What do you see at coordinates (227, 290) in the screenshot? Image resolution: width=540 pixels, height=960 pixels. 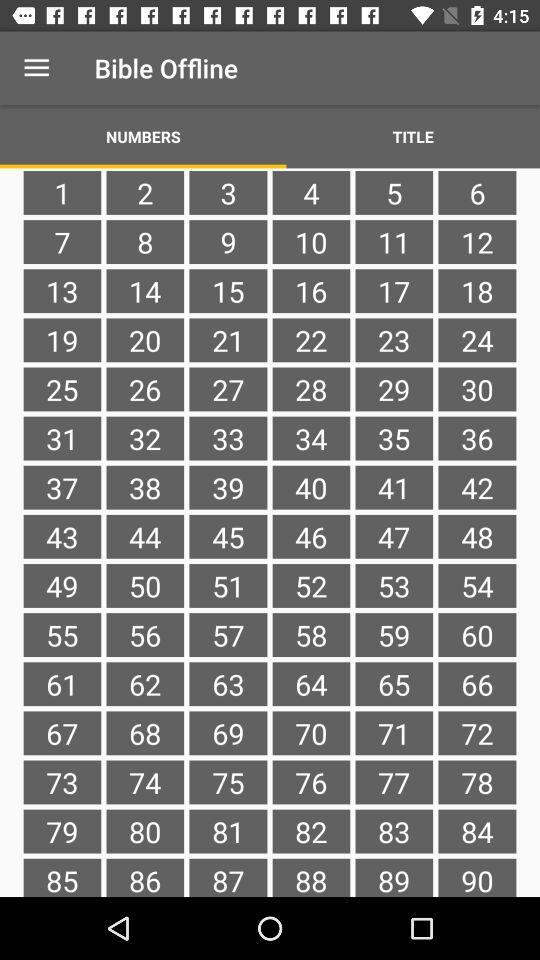 I see `the item next to 8 icon` at bounding box center [227, 290].